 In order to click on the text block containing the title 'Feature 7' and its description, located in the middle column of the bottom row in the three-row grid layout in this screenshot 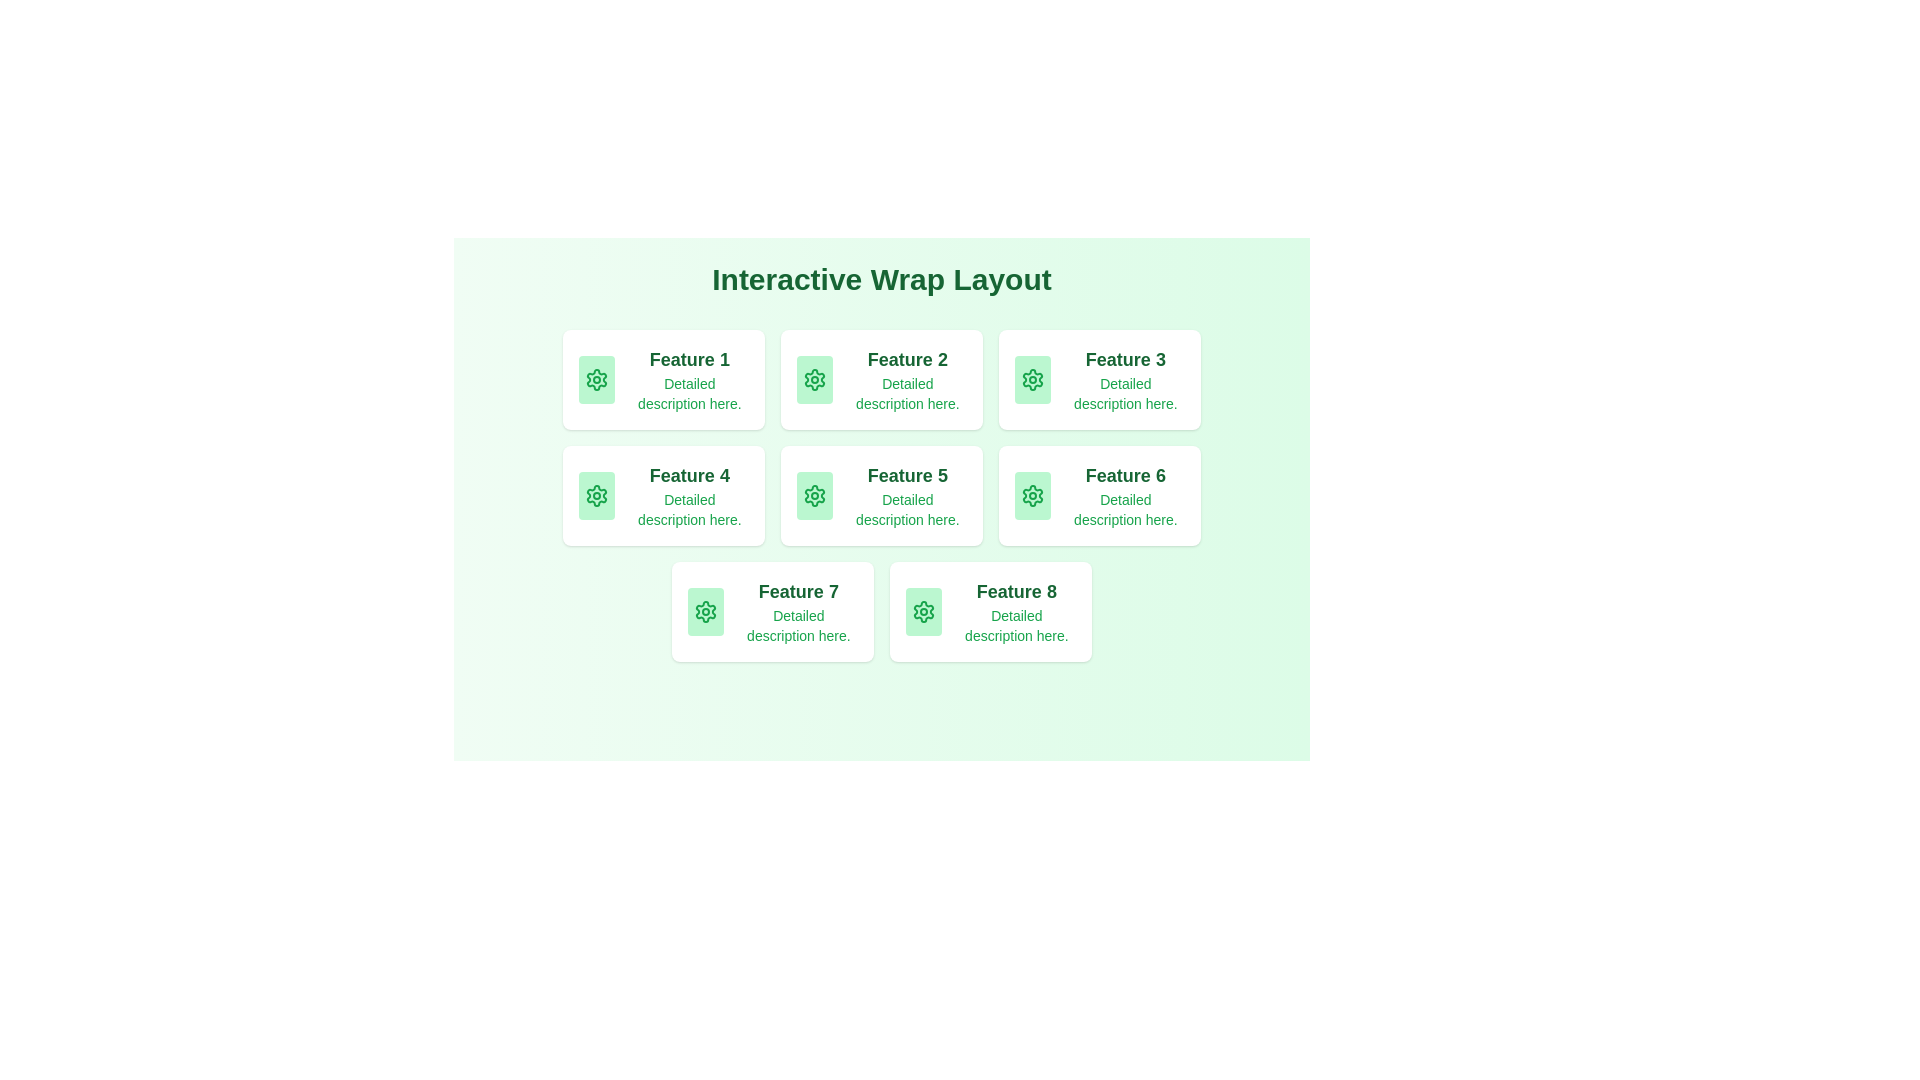, I will do `click(797, 611)`.